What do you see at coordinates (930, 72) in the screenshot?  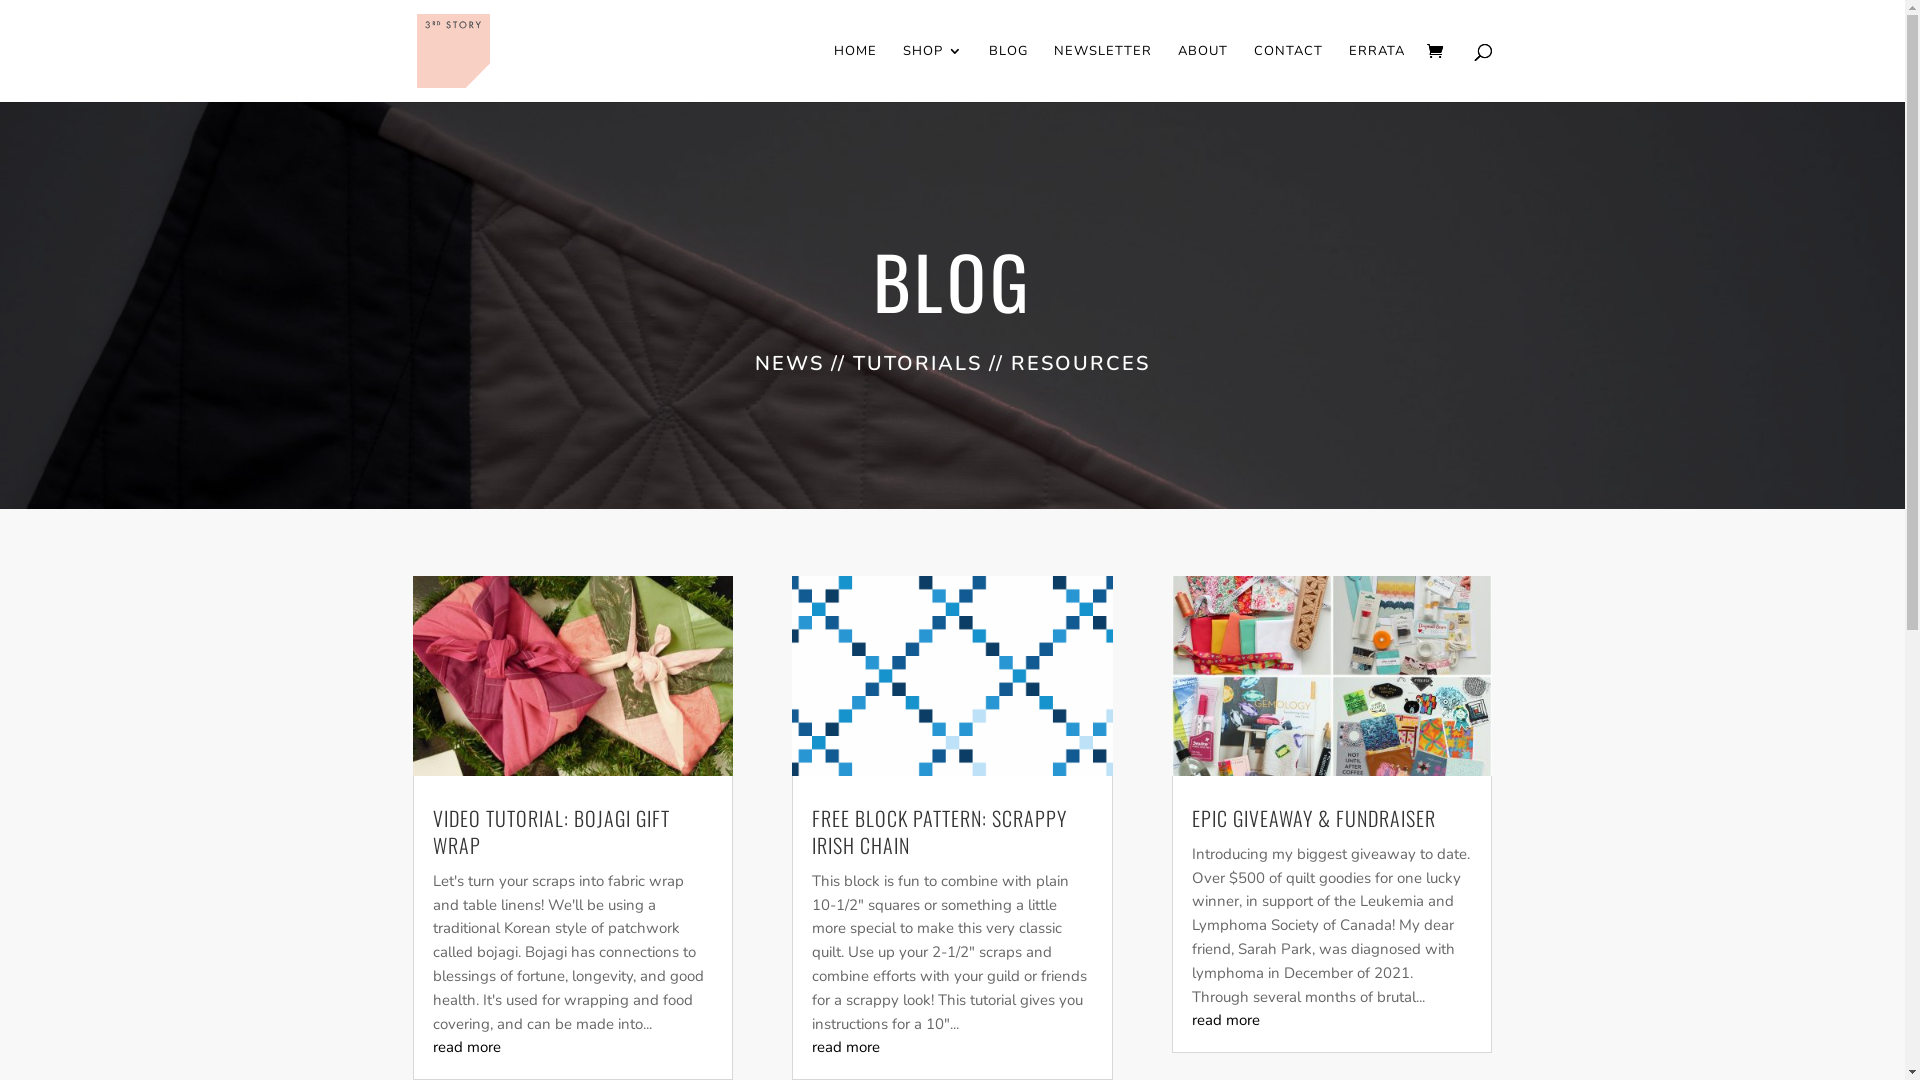 I see `'SHOP'` at bounding box center [930, 72].